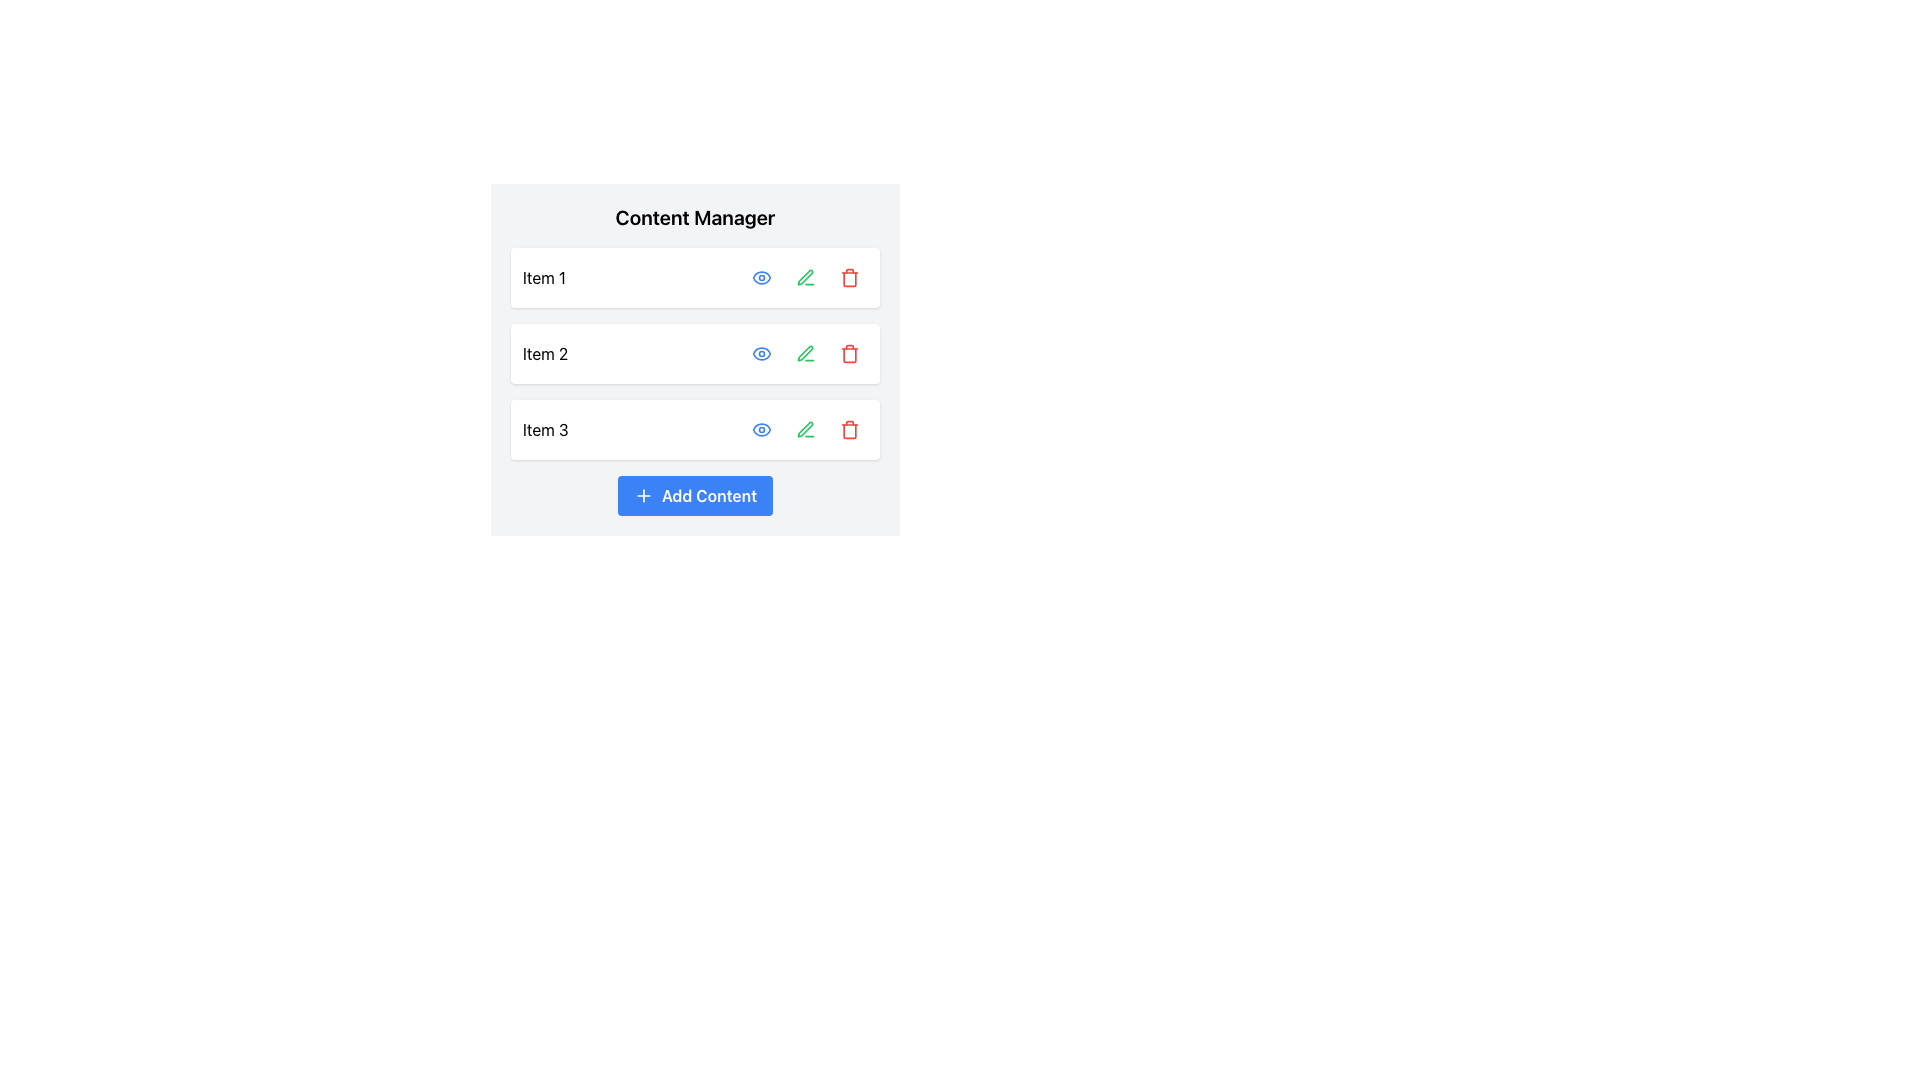  What do you see at coordinates (545, 353) in the screenshot?
I see `the Text Label that identifies the second content item in the list, positioned between 'Item 1' and 'Item 3'` at bounding box center [545, 353].